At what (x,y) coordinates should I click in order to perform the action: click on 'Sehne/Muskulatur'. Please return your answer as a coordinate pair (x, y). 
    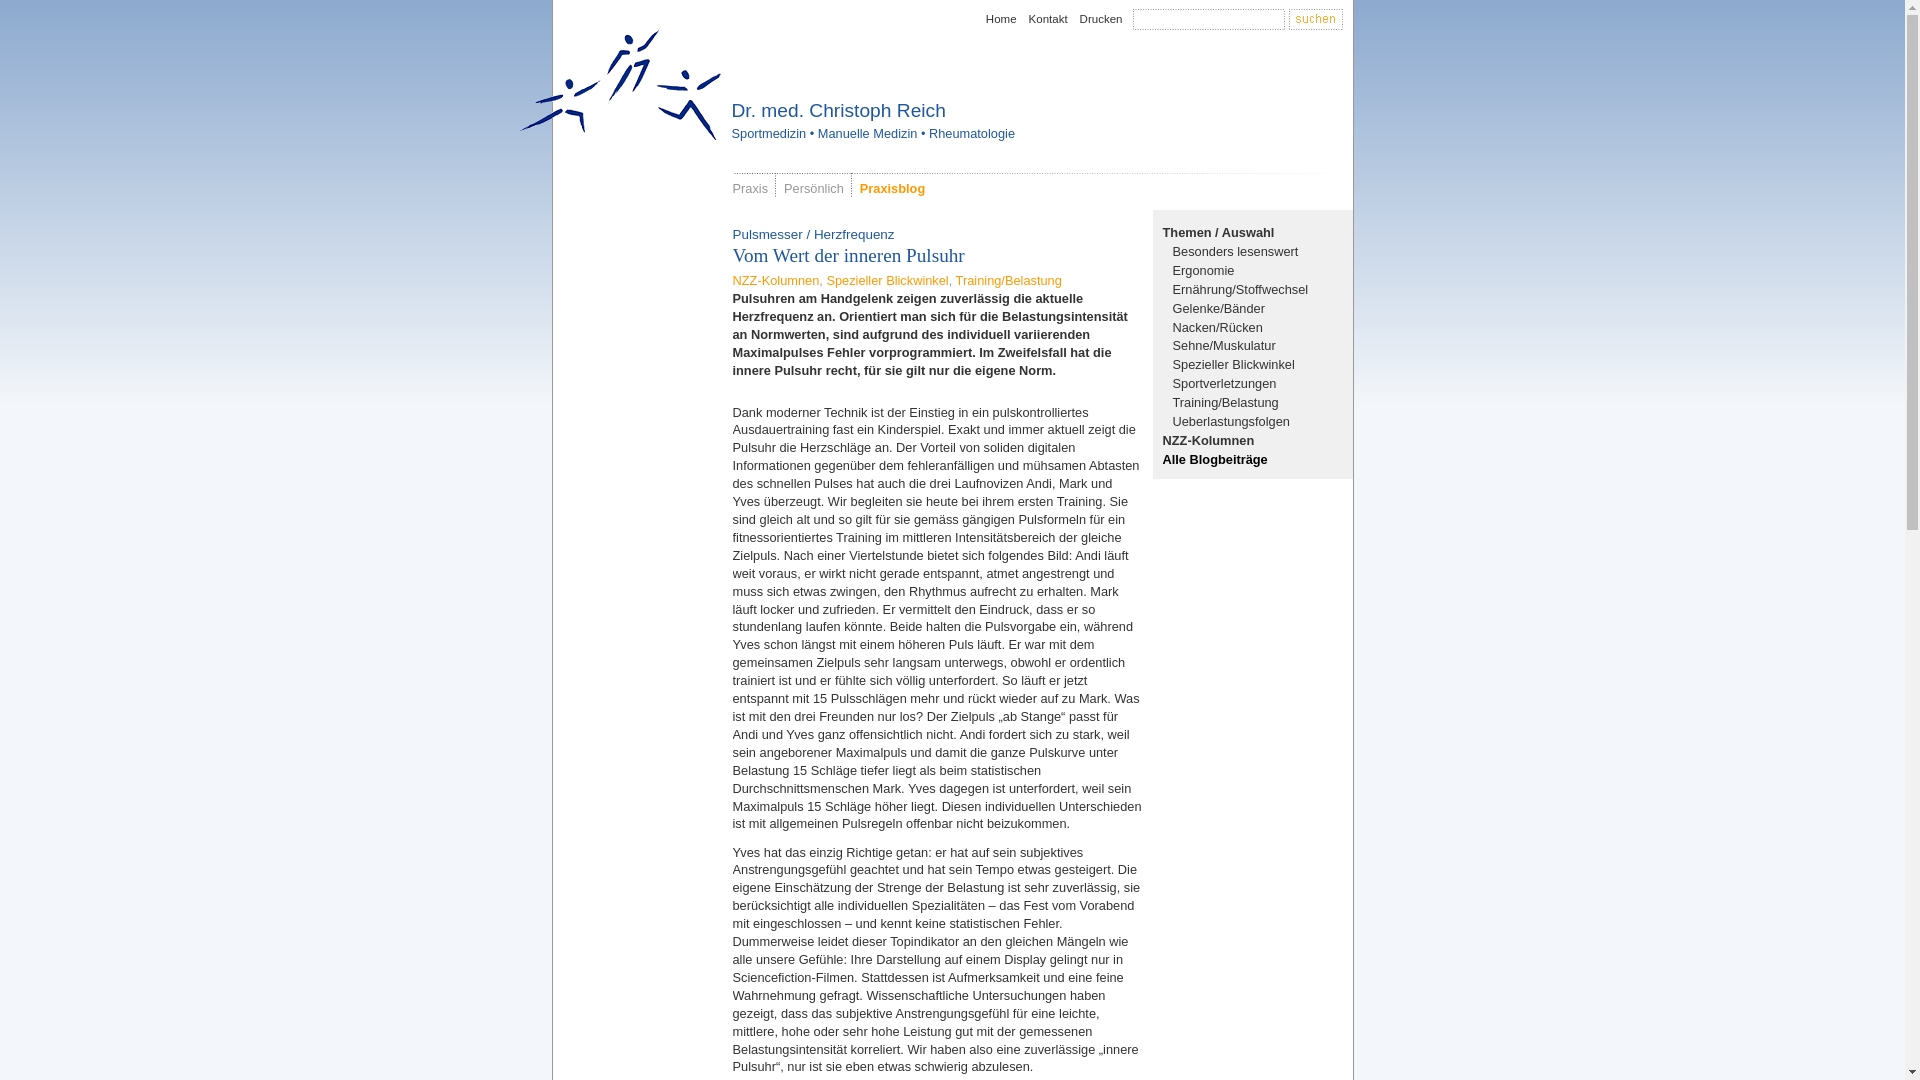
    Looking at the image, I should click on (1222, 344).